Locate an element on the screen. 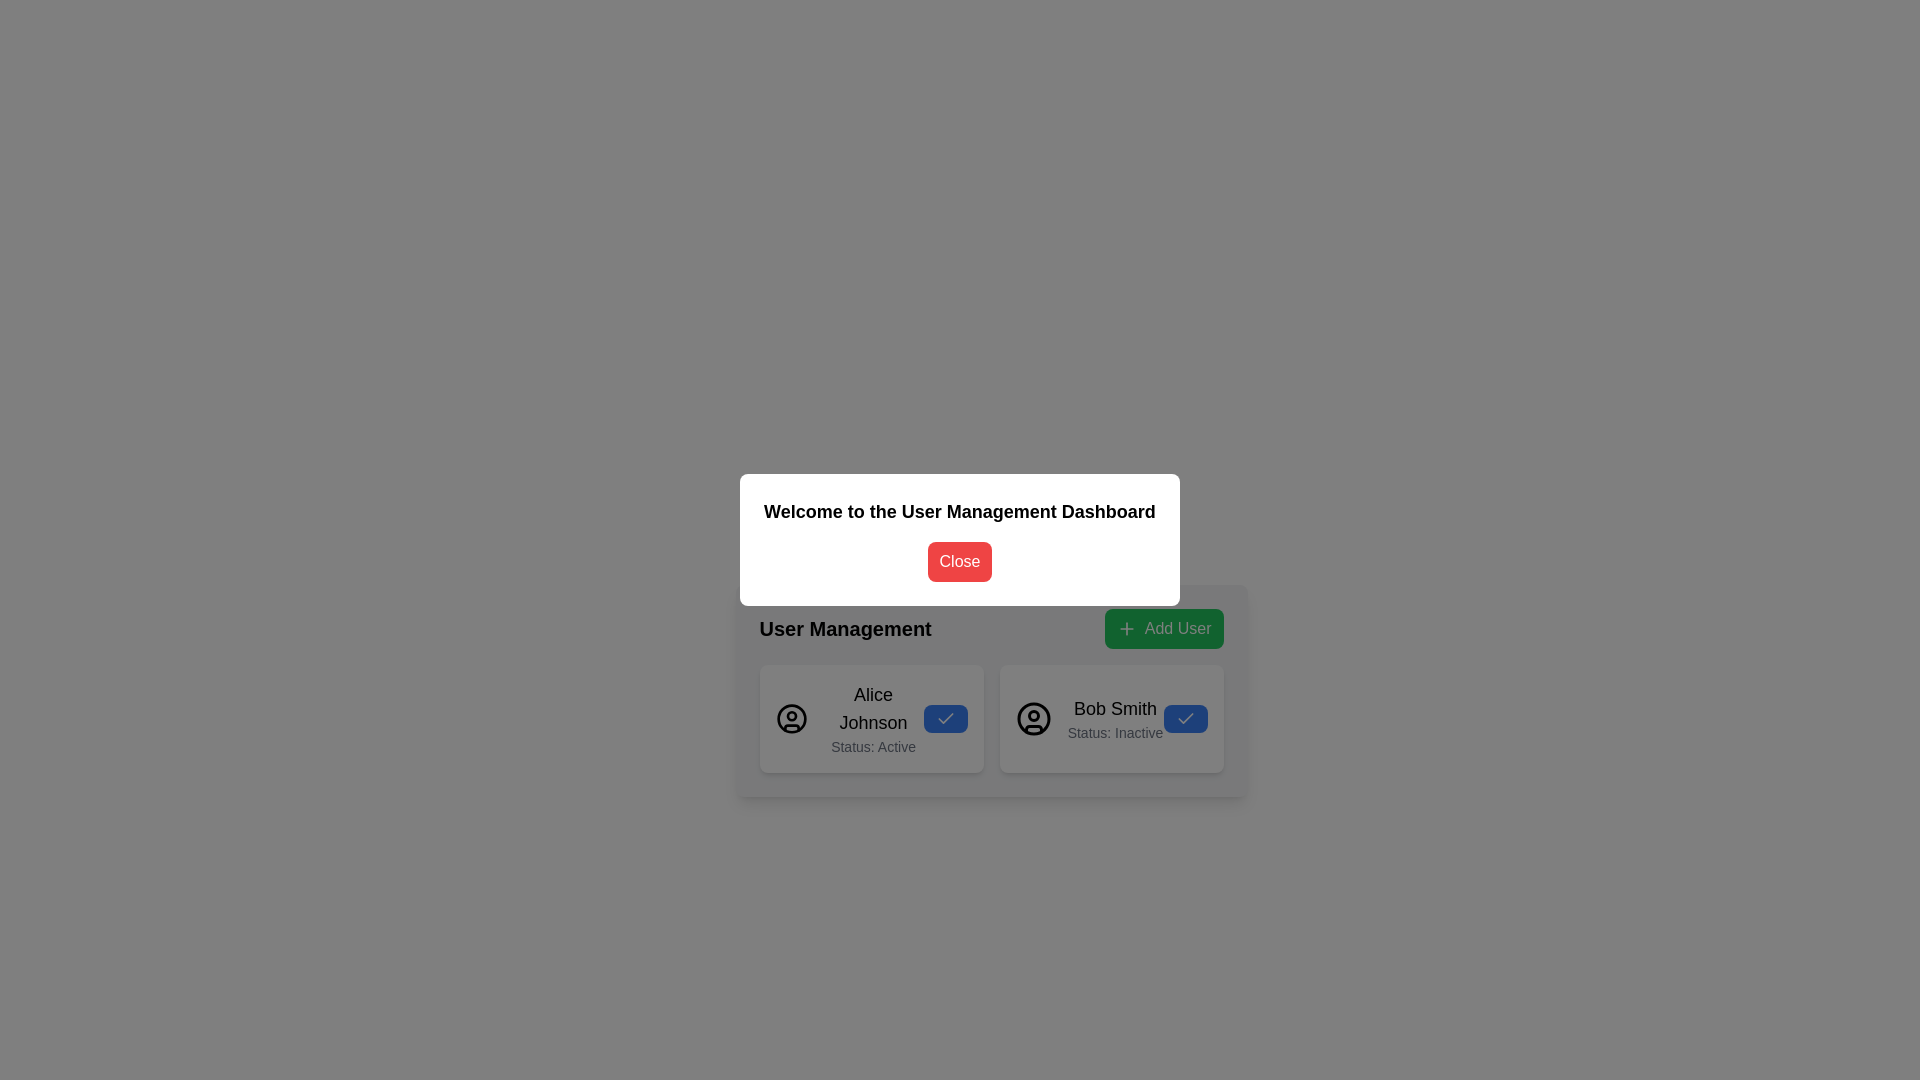 The height and width of the screenshot is (1080, 1920). the 'Add User' button, which is a green rectangular button with white text and a plus icon, located to the right of 'User Management' is located at coordinates (1164, 627).